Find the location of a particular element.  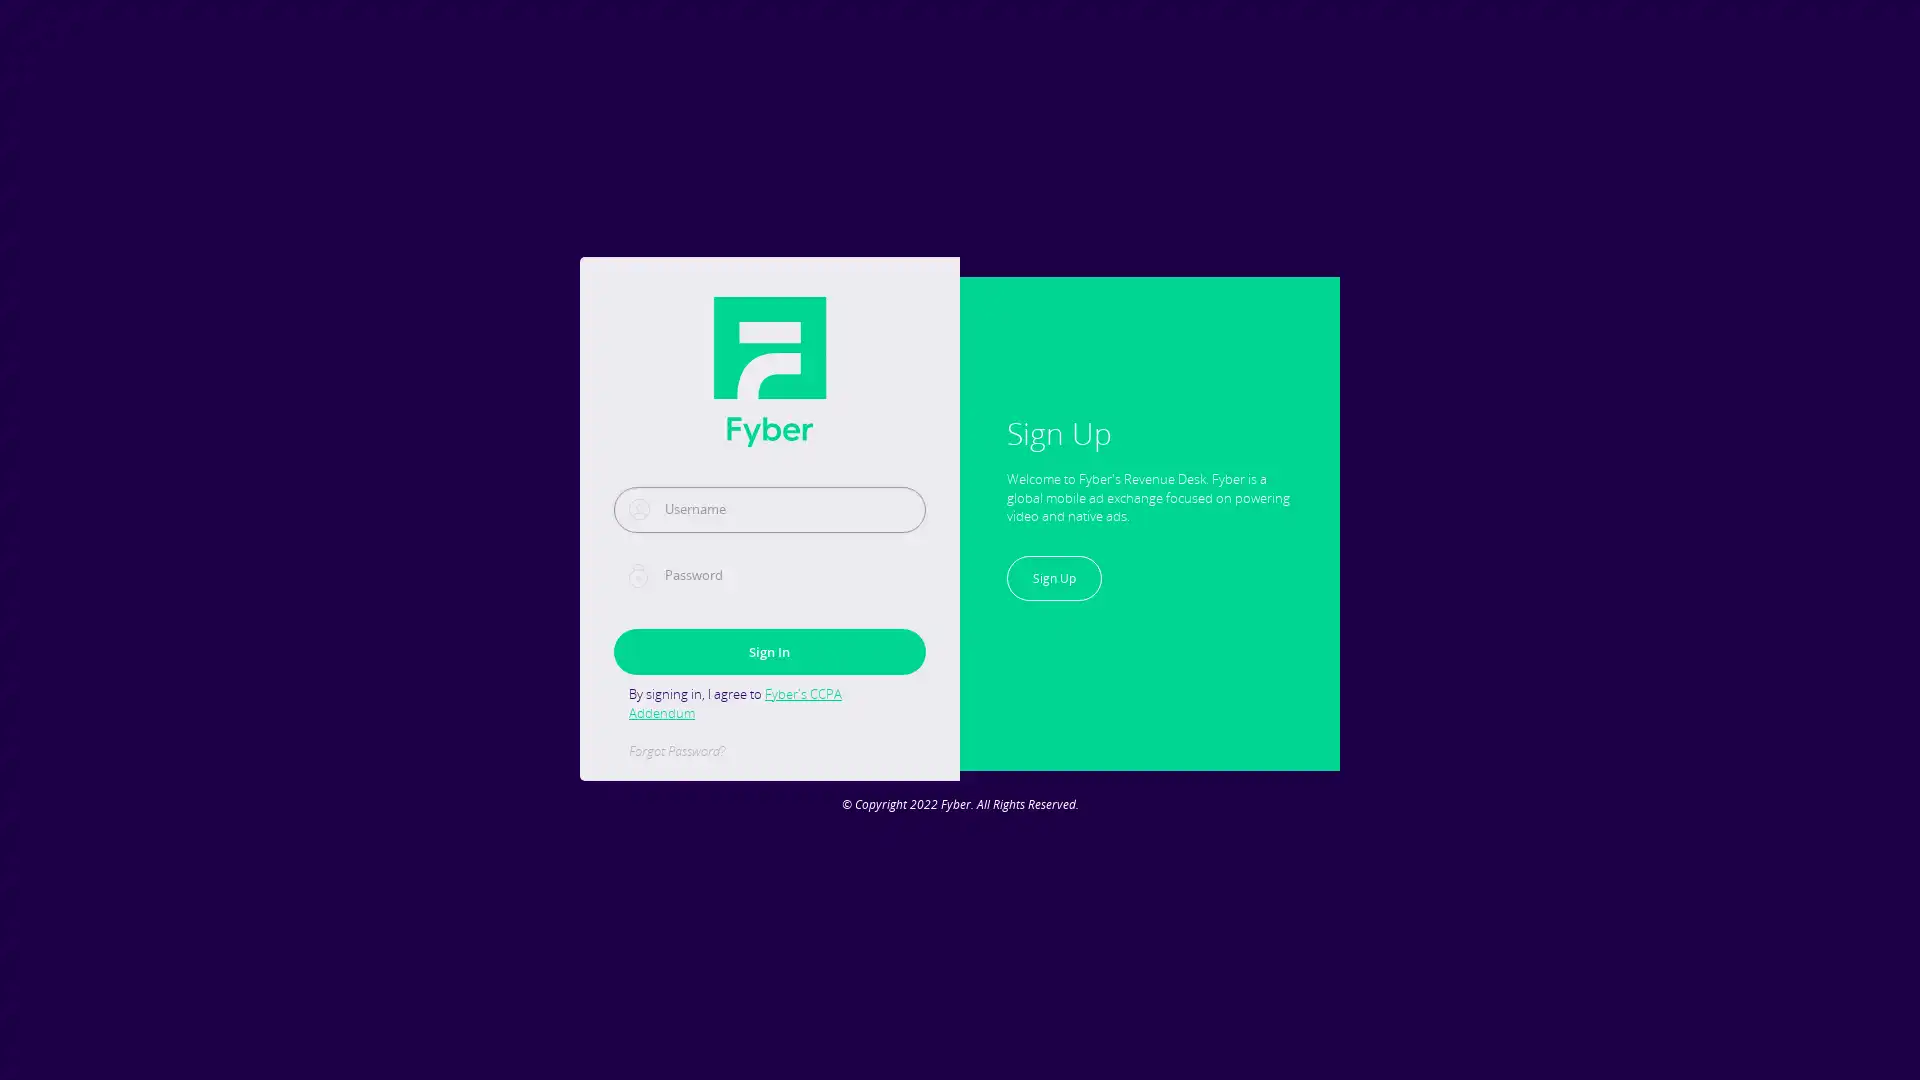

Sign In is located at coordinates (768, 651).